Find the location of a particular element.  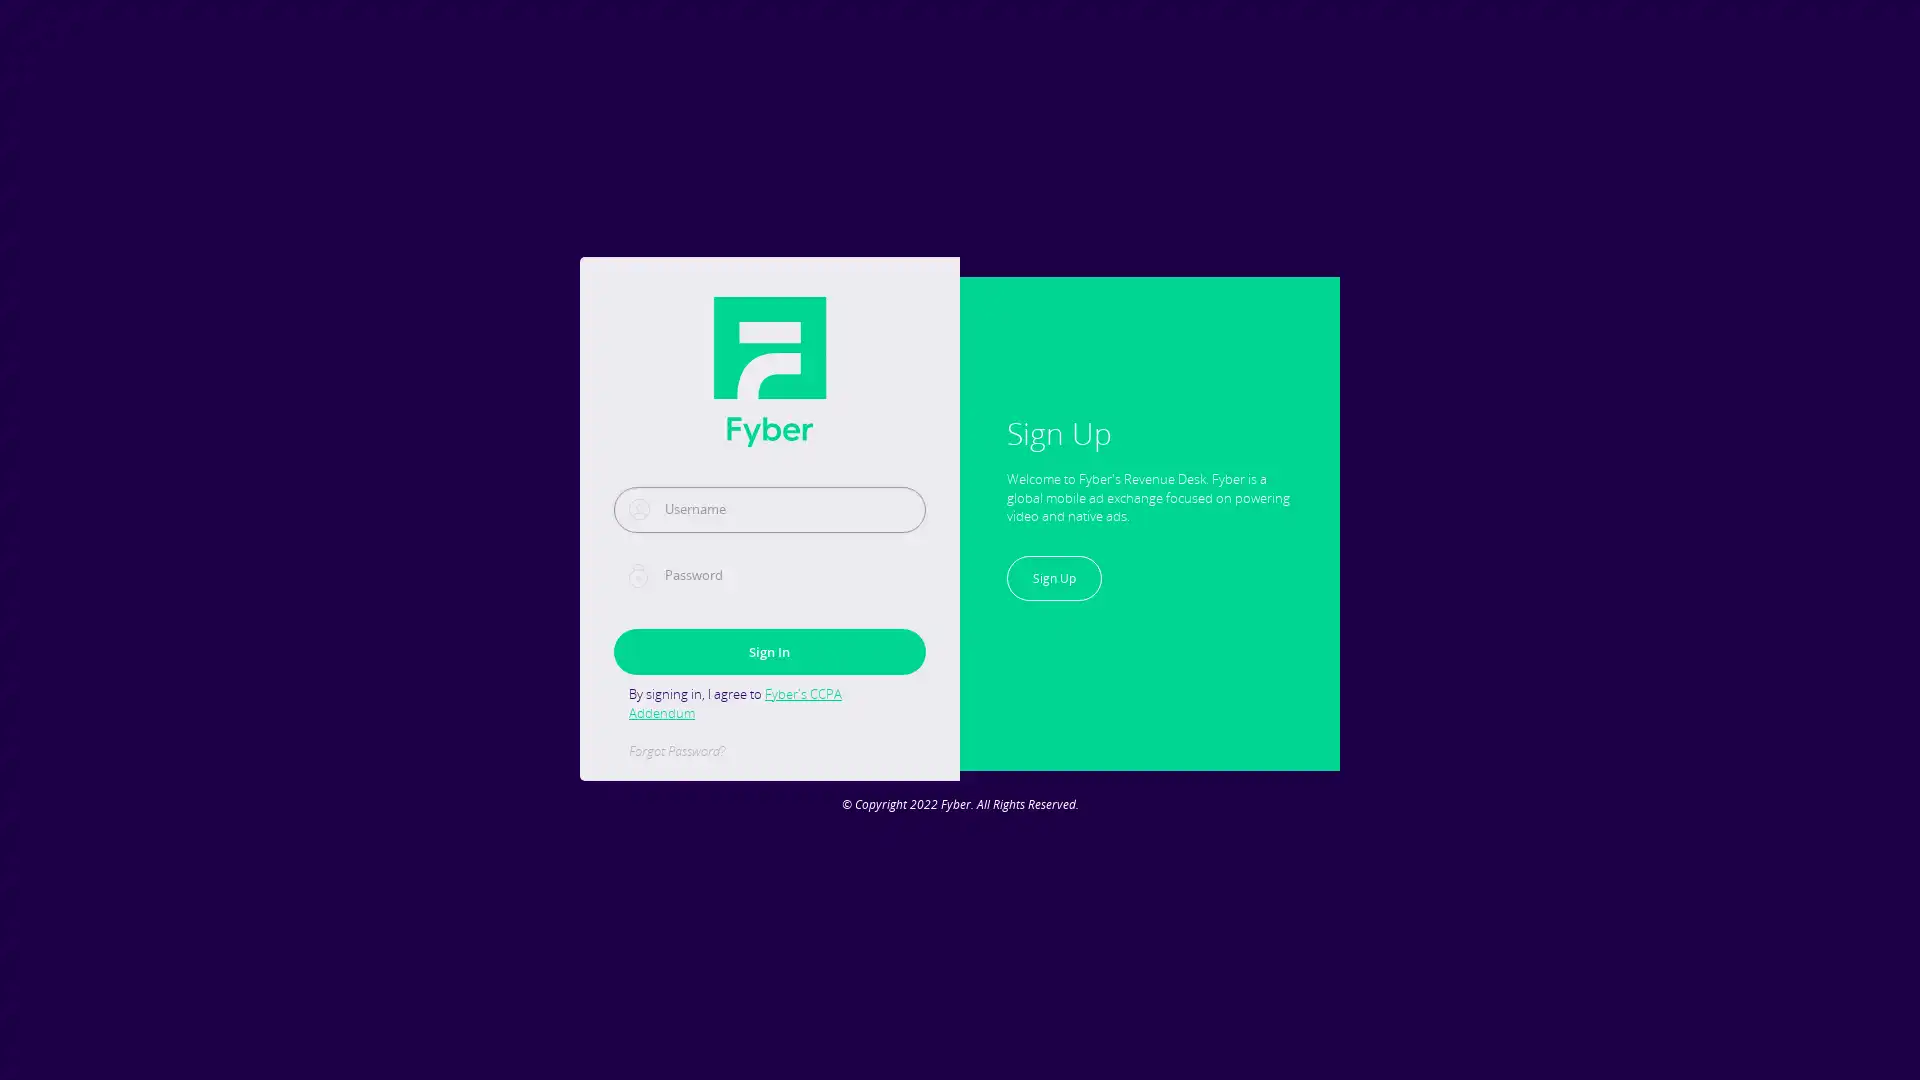

Sign In is located at coordinates (768, 651).